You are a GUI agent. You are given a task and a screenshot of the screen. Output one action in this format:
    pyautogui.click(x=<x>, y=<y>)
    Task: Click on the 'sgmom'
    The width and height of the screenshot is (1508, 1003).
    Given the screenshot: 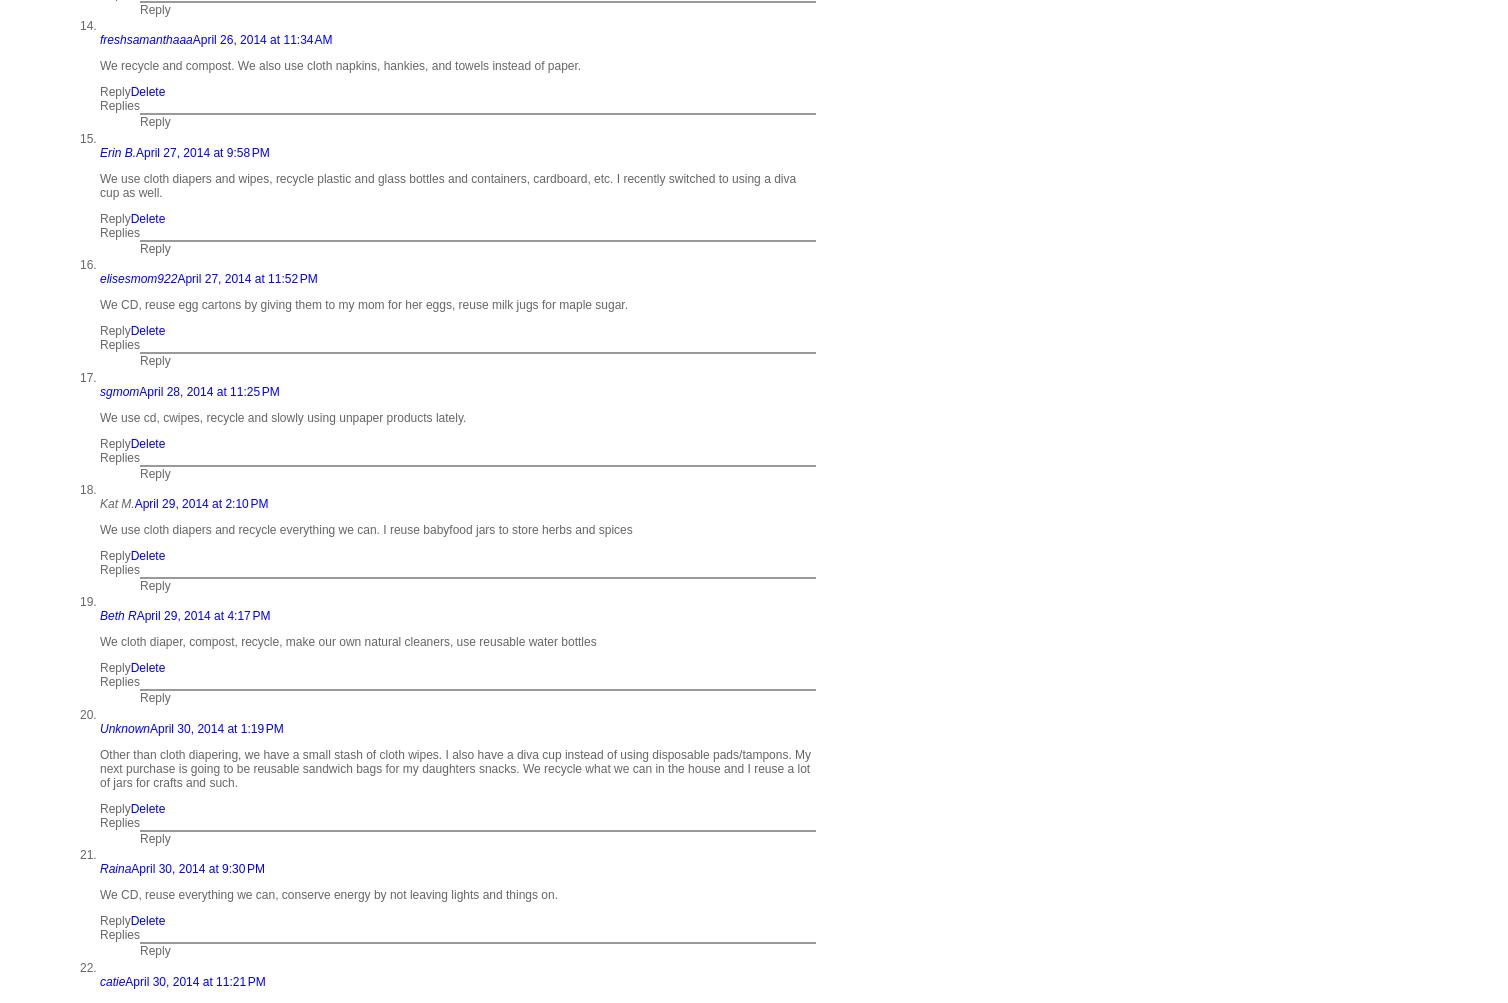 What is the action you would take?
    pyautogui.click(x=119, y=389)
    